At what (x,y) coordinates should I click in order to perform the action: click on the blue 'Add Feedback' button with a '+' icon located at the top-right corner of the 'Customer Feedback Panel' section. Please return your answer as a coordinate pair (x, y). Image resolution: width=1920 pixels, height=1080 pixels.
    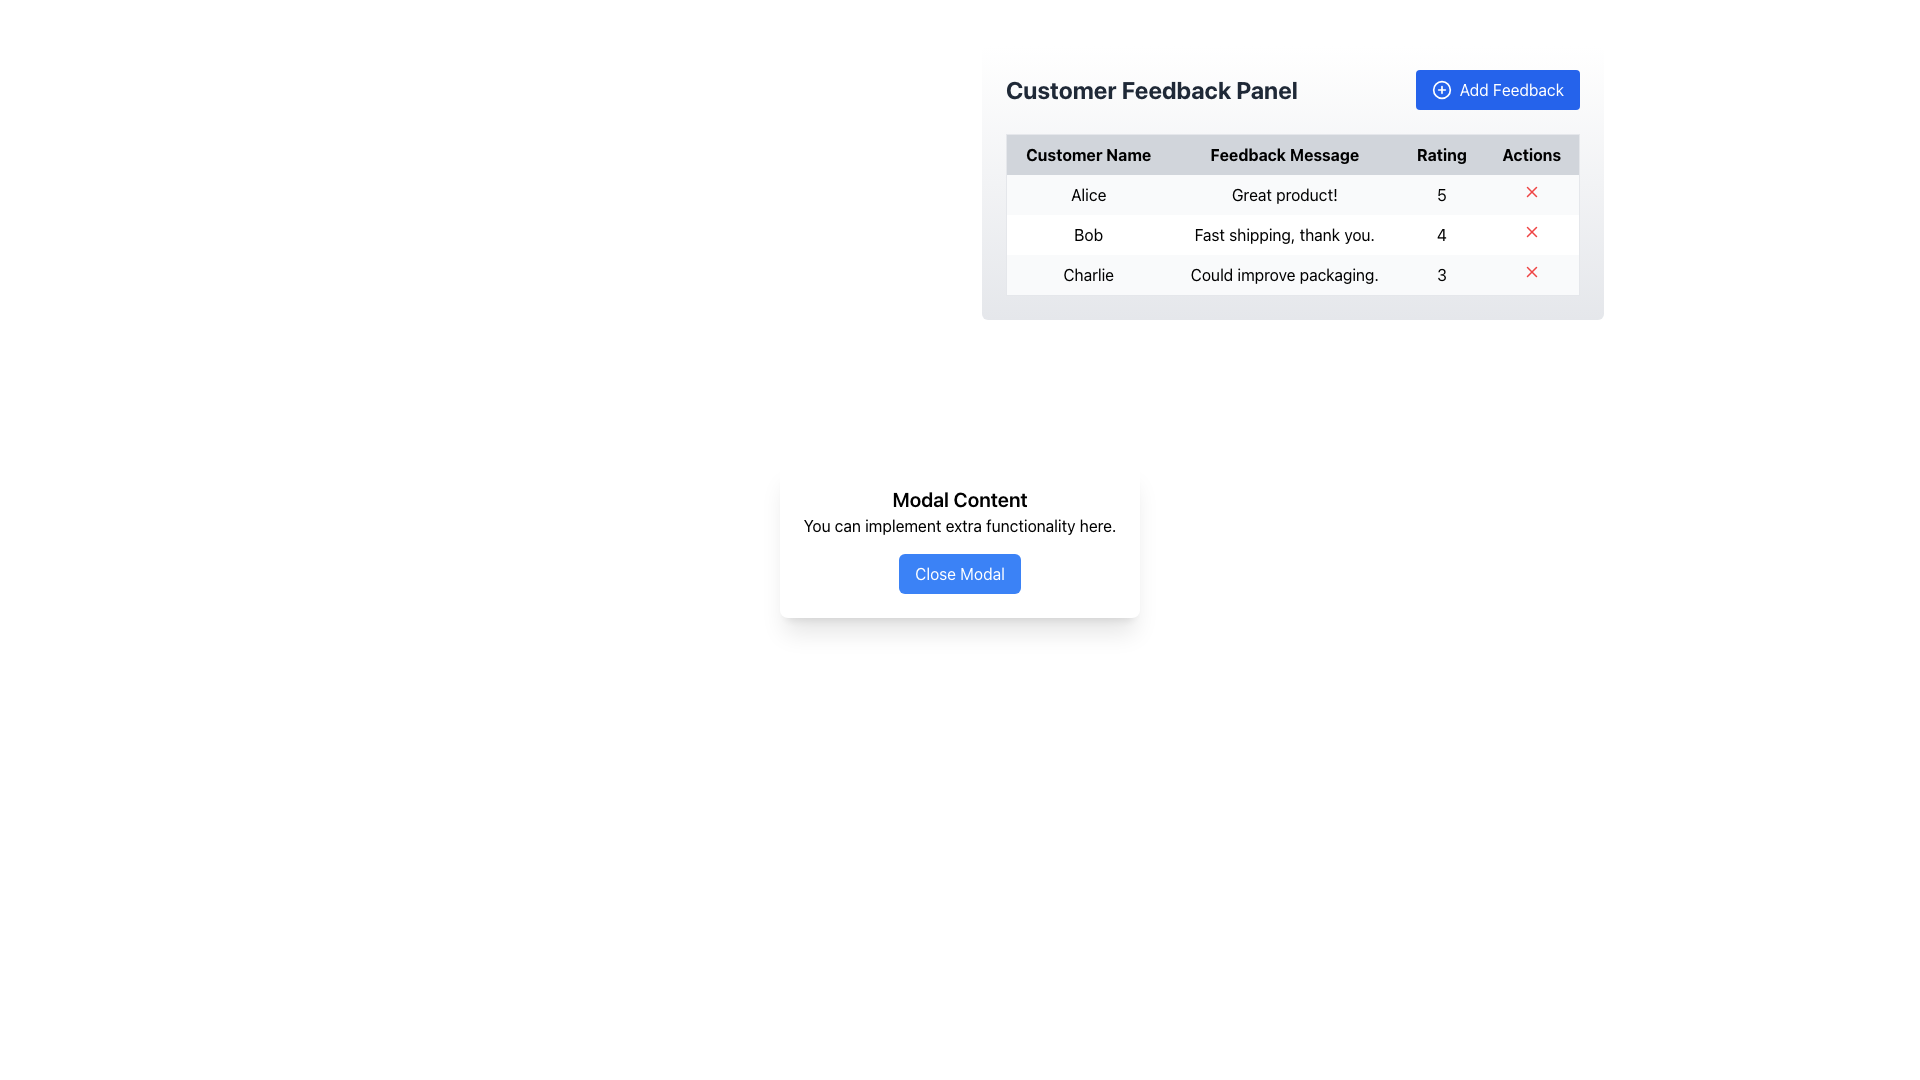
    Looking at the image, I should click on (1497, 88).